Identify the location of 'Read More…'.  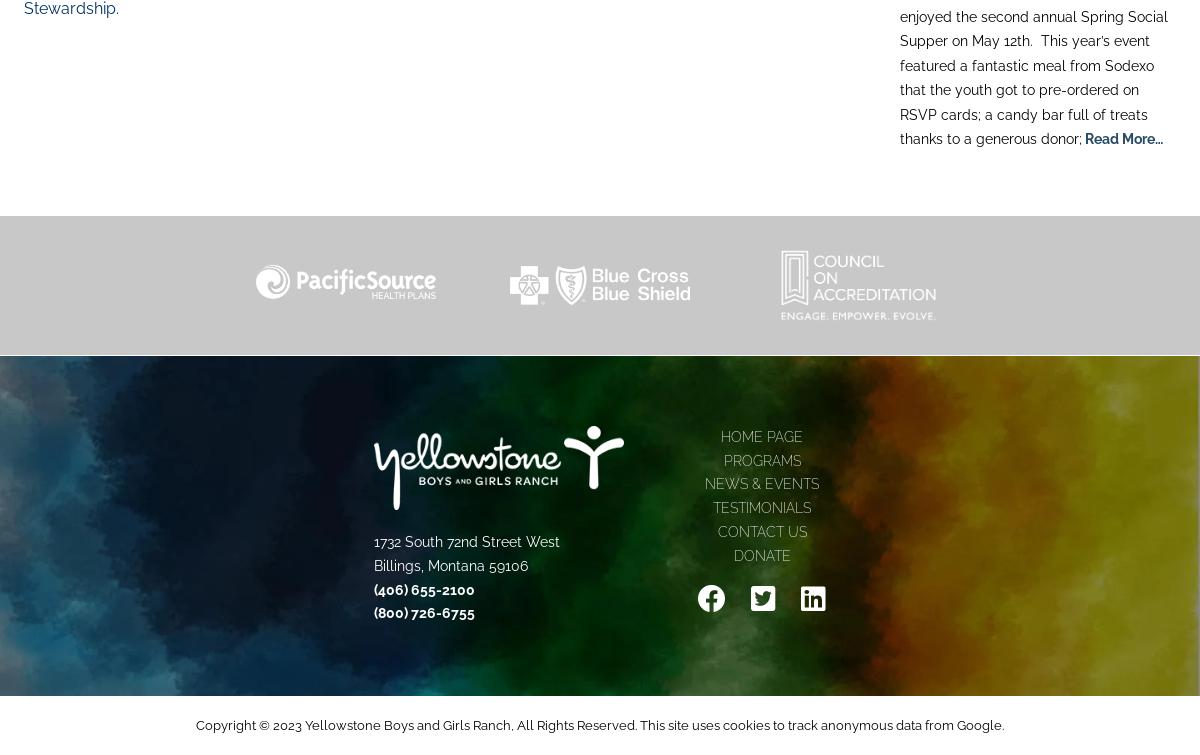
(1121, 138).